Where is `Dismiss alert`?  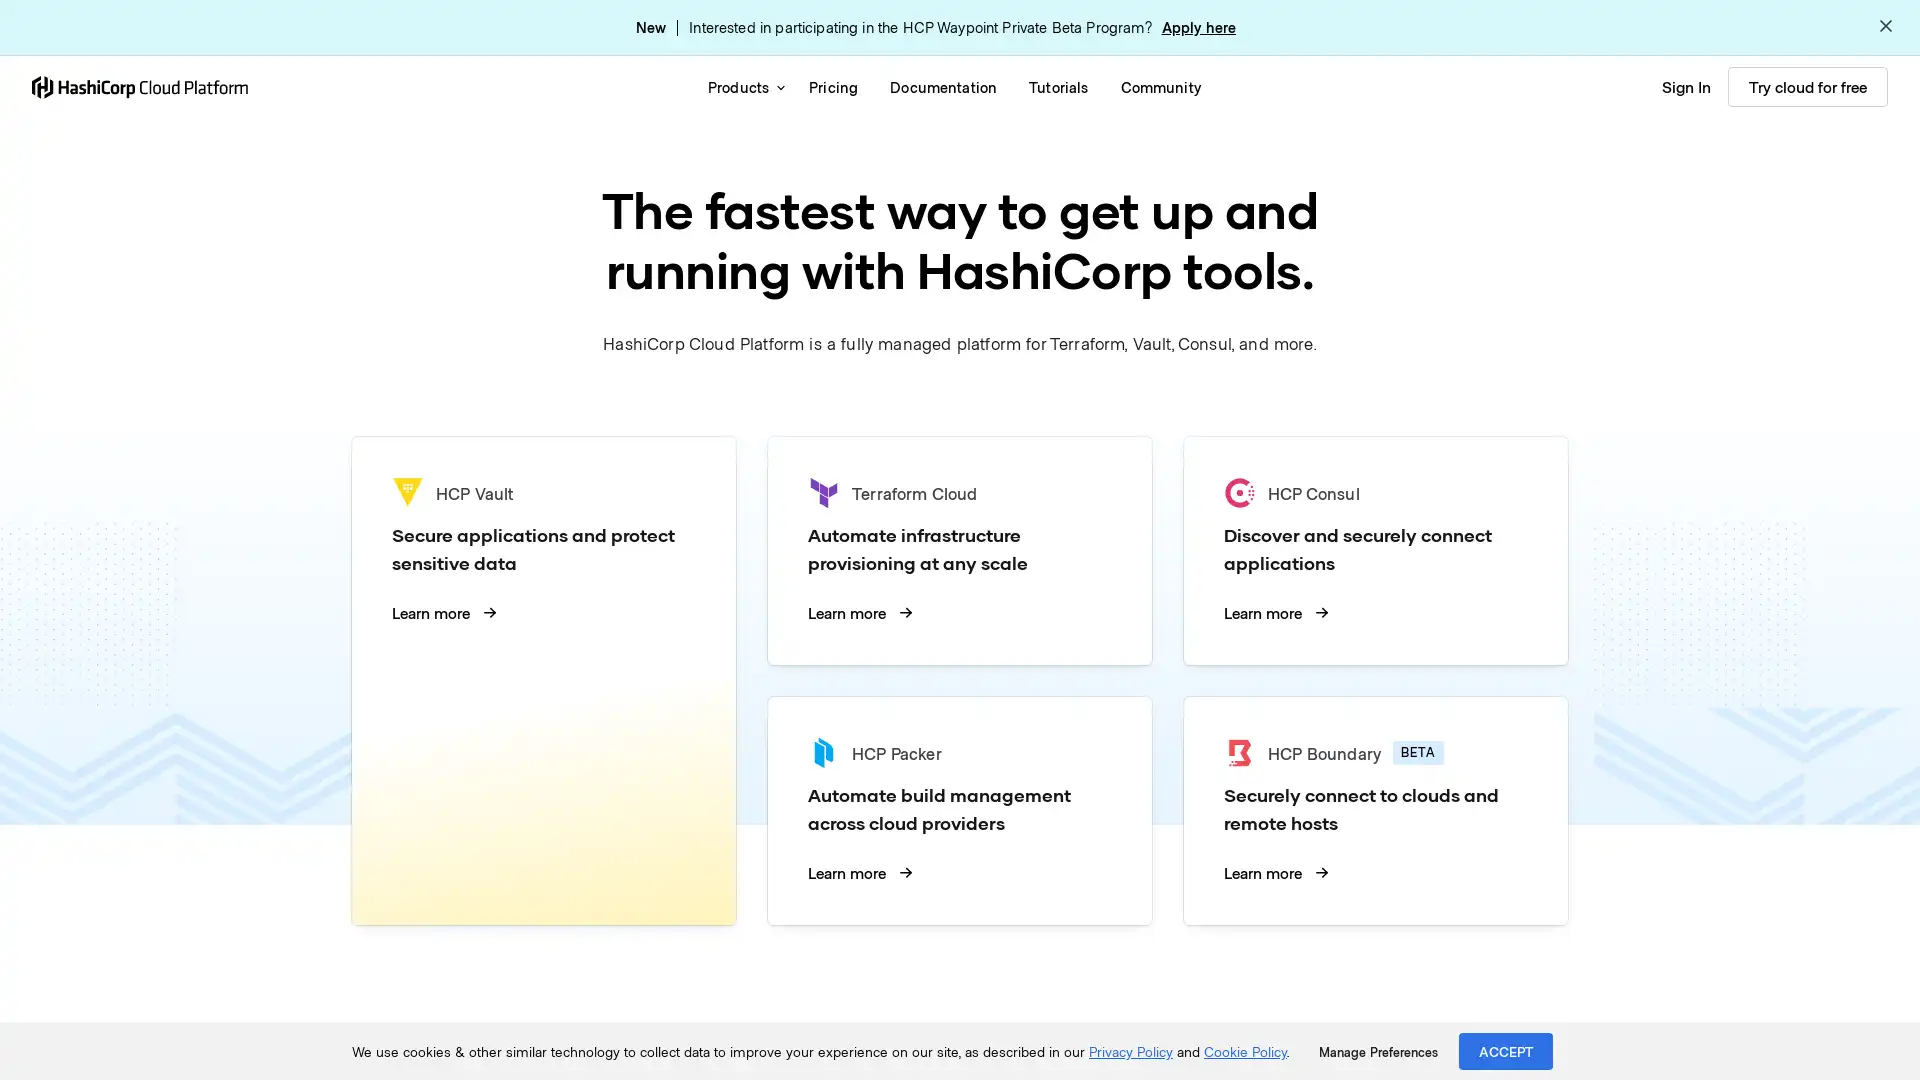 Dismiss alert is located at coordinates (1885, 27).